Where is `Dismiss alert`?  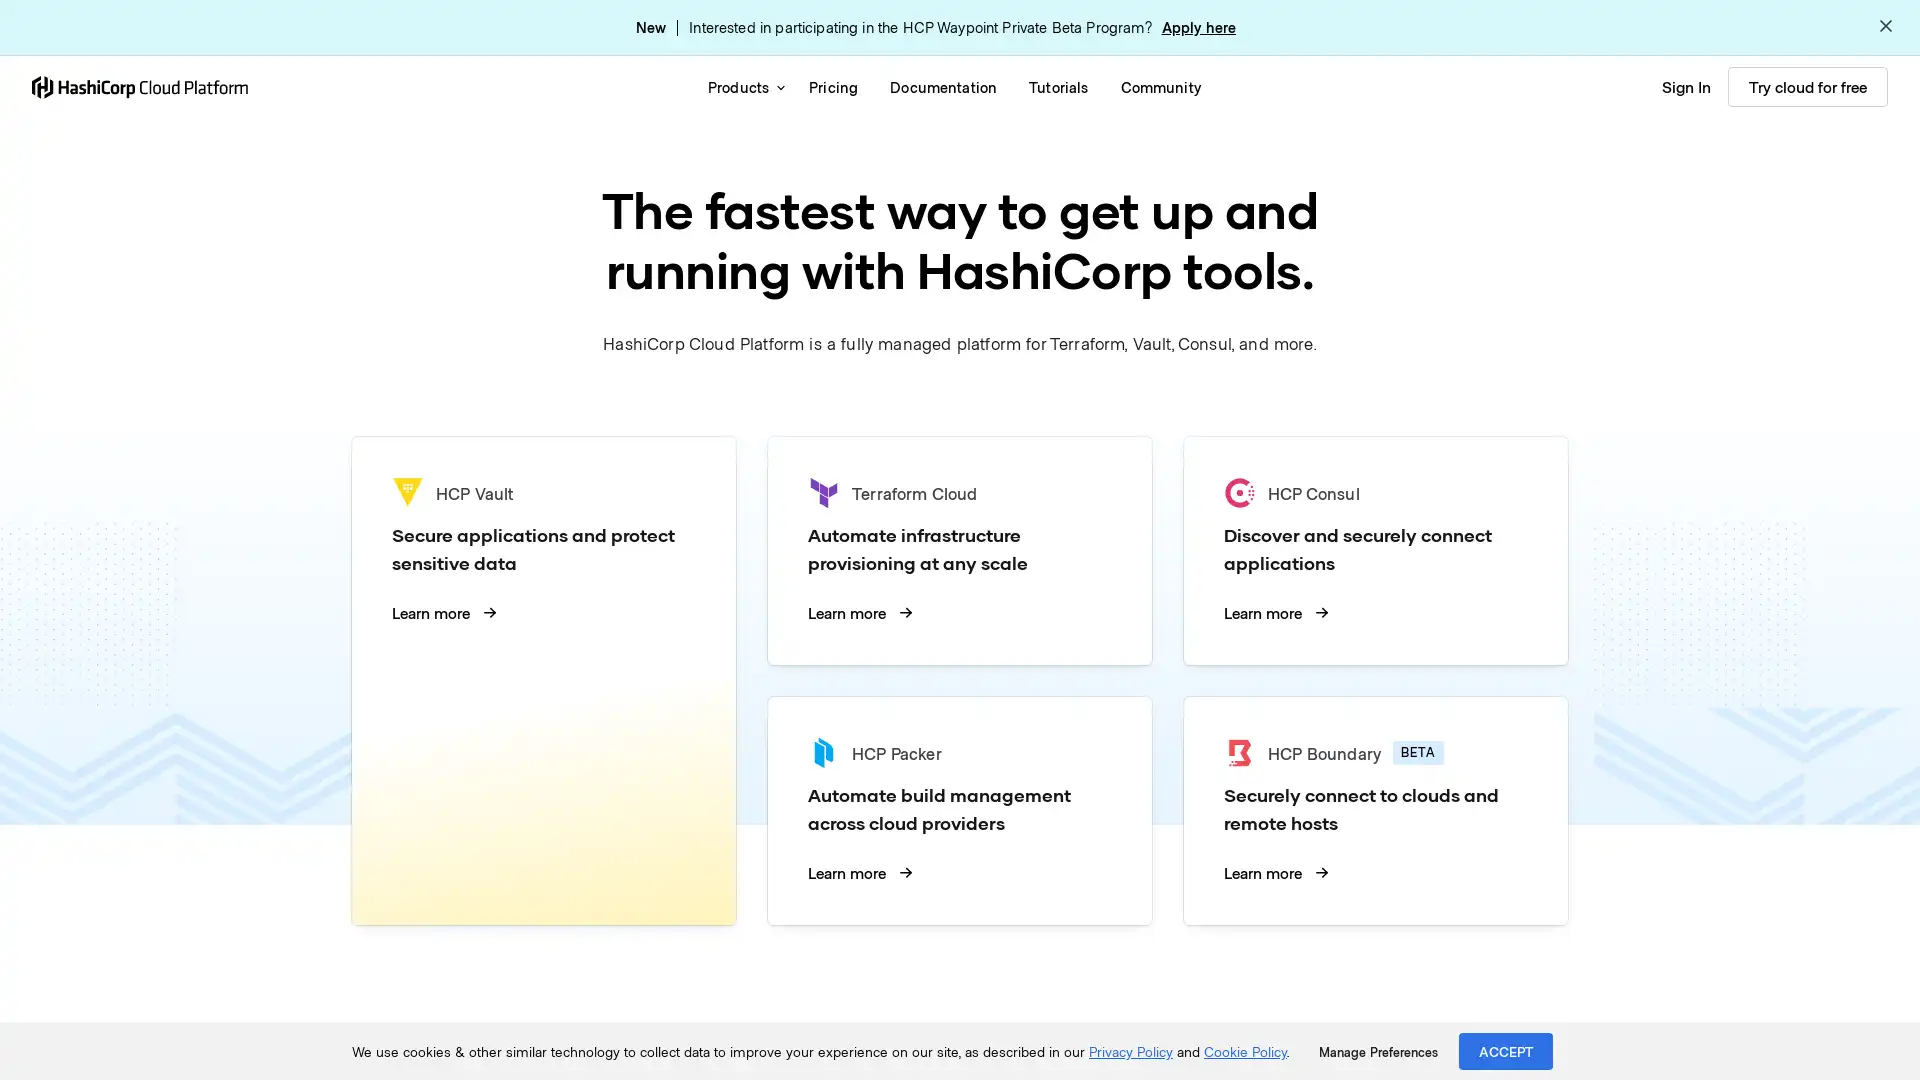 Dismiss alert is located at coordinates (1885, 27).